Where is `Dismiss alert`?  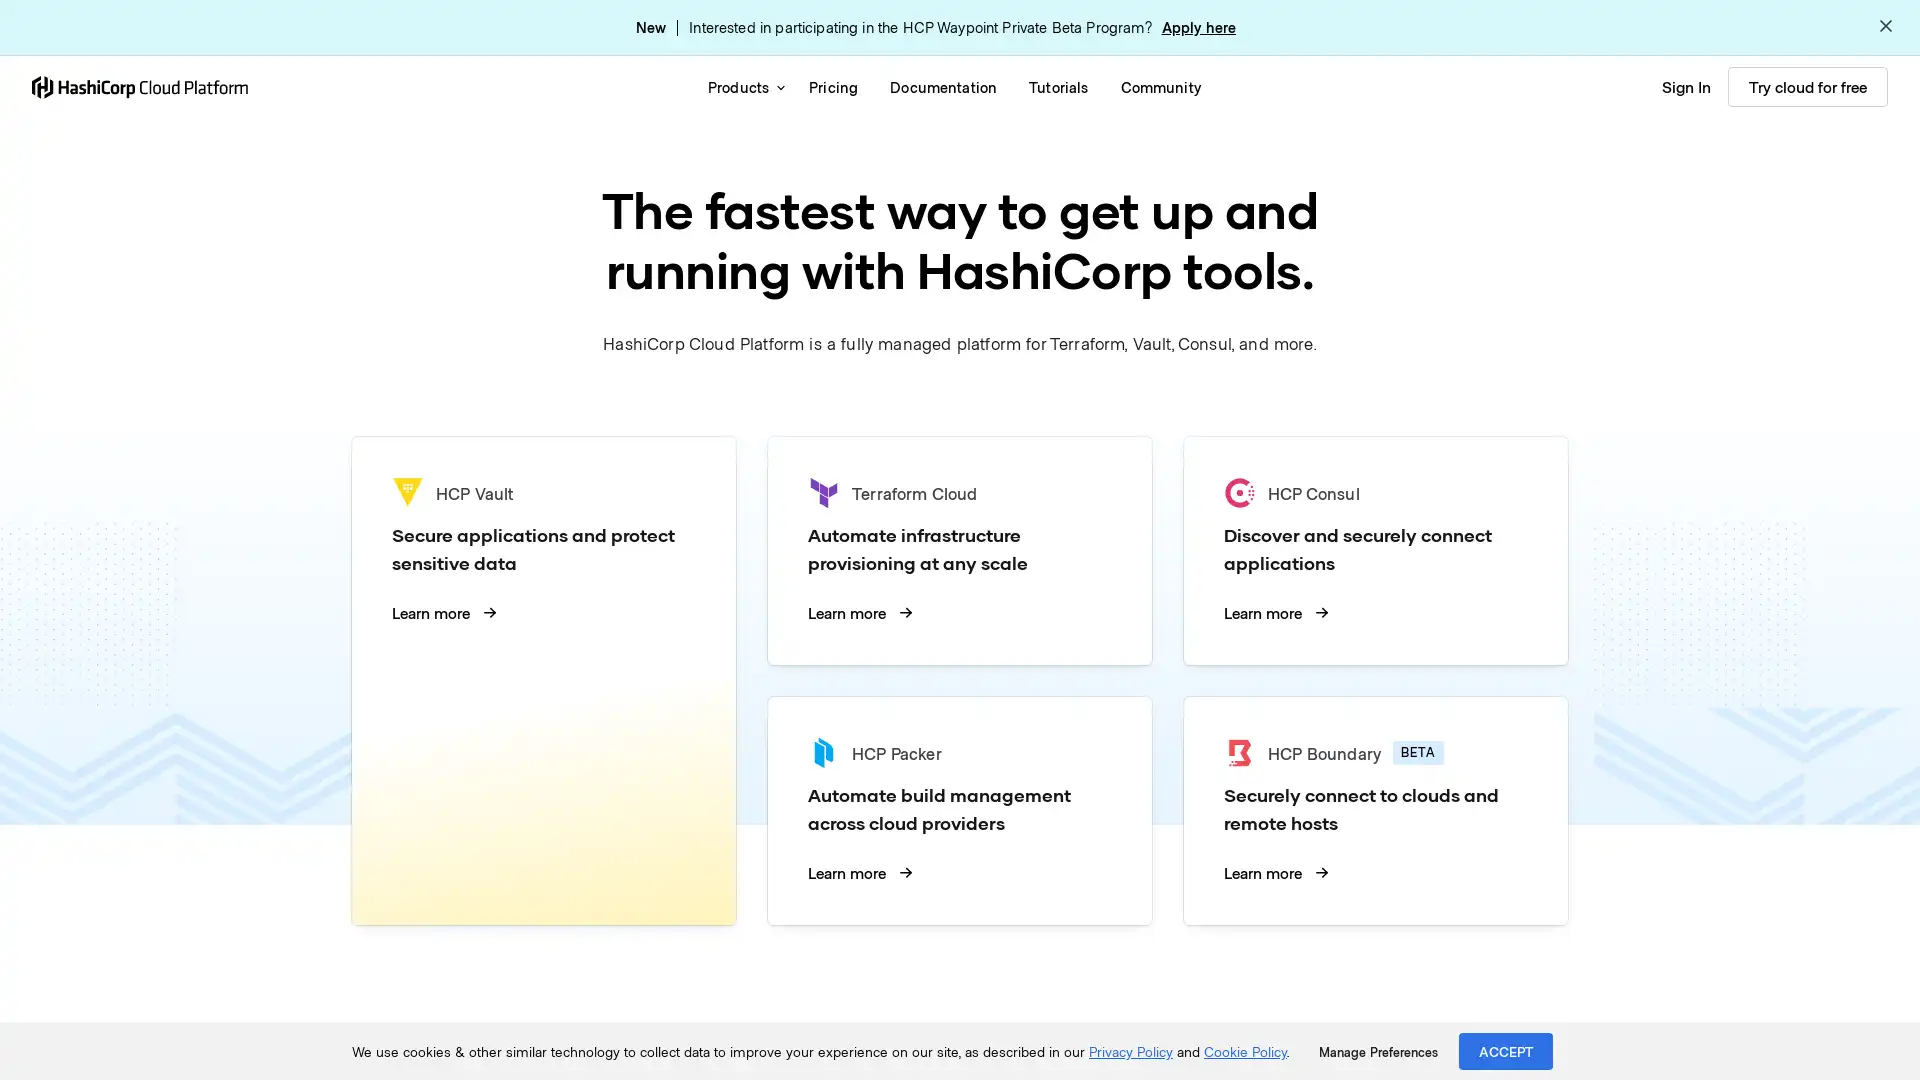 Dismiss alert is located at coordinates (1885, 27).